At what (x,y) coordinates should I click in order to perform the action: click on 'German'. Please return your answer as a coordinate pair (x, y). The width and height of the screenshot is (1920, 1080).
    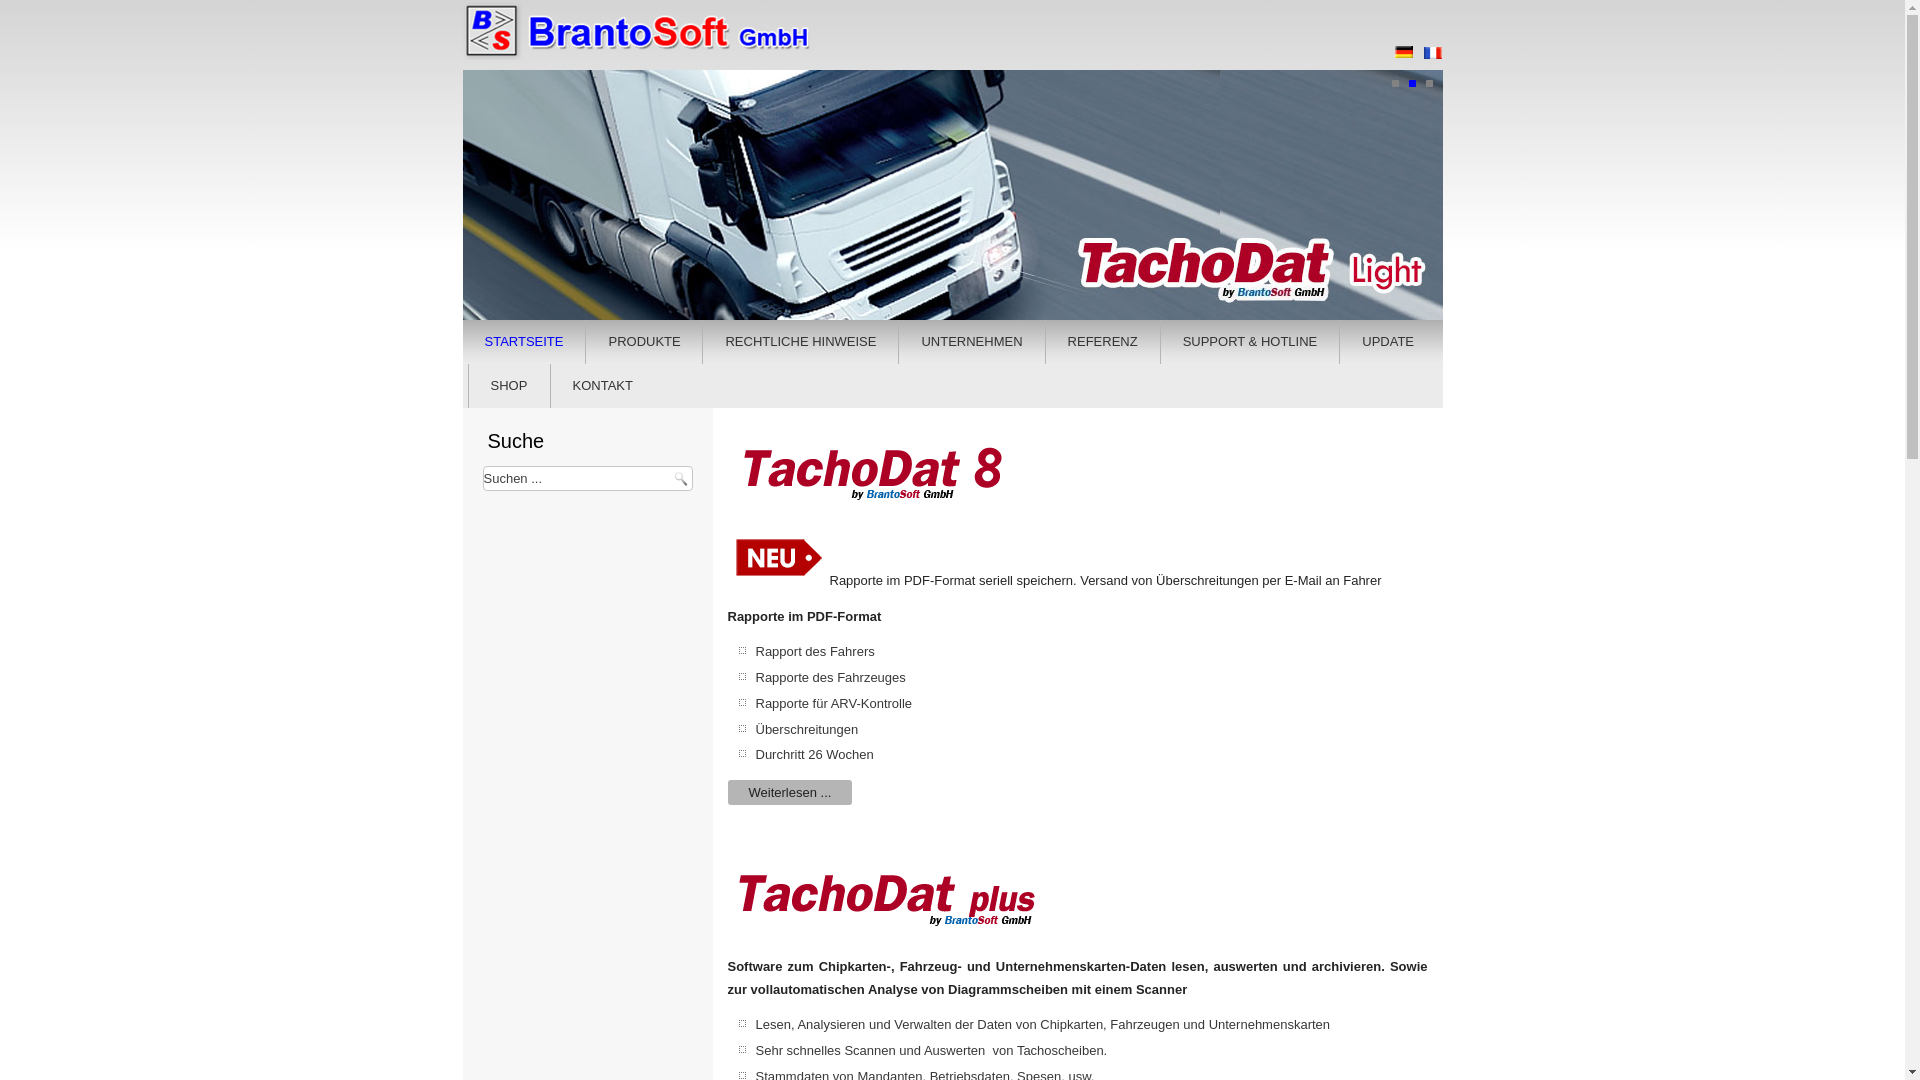
    Looking at the image, I should click on (1402, 50).